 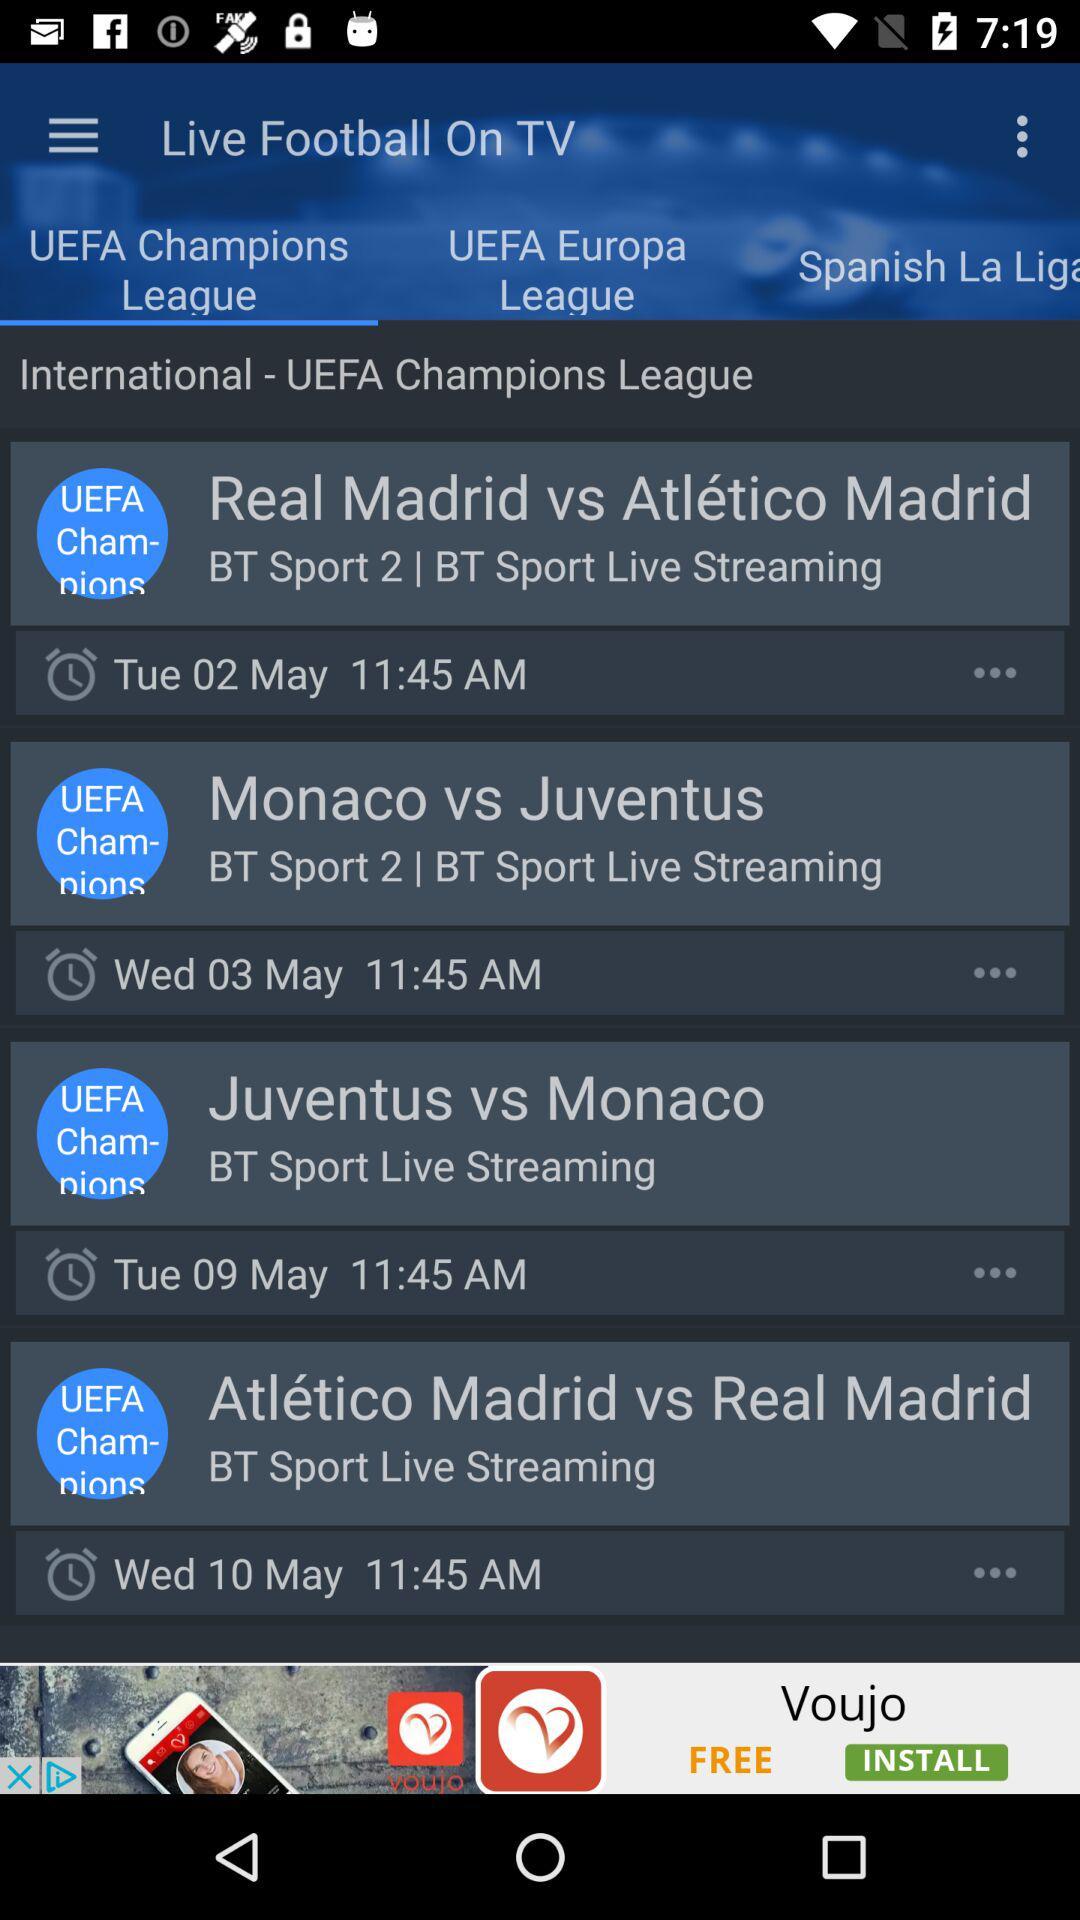 I want to click on button, so click(x=995, y=972).